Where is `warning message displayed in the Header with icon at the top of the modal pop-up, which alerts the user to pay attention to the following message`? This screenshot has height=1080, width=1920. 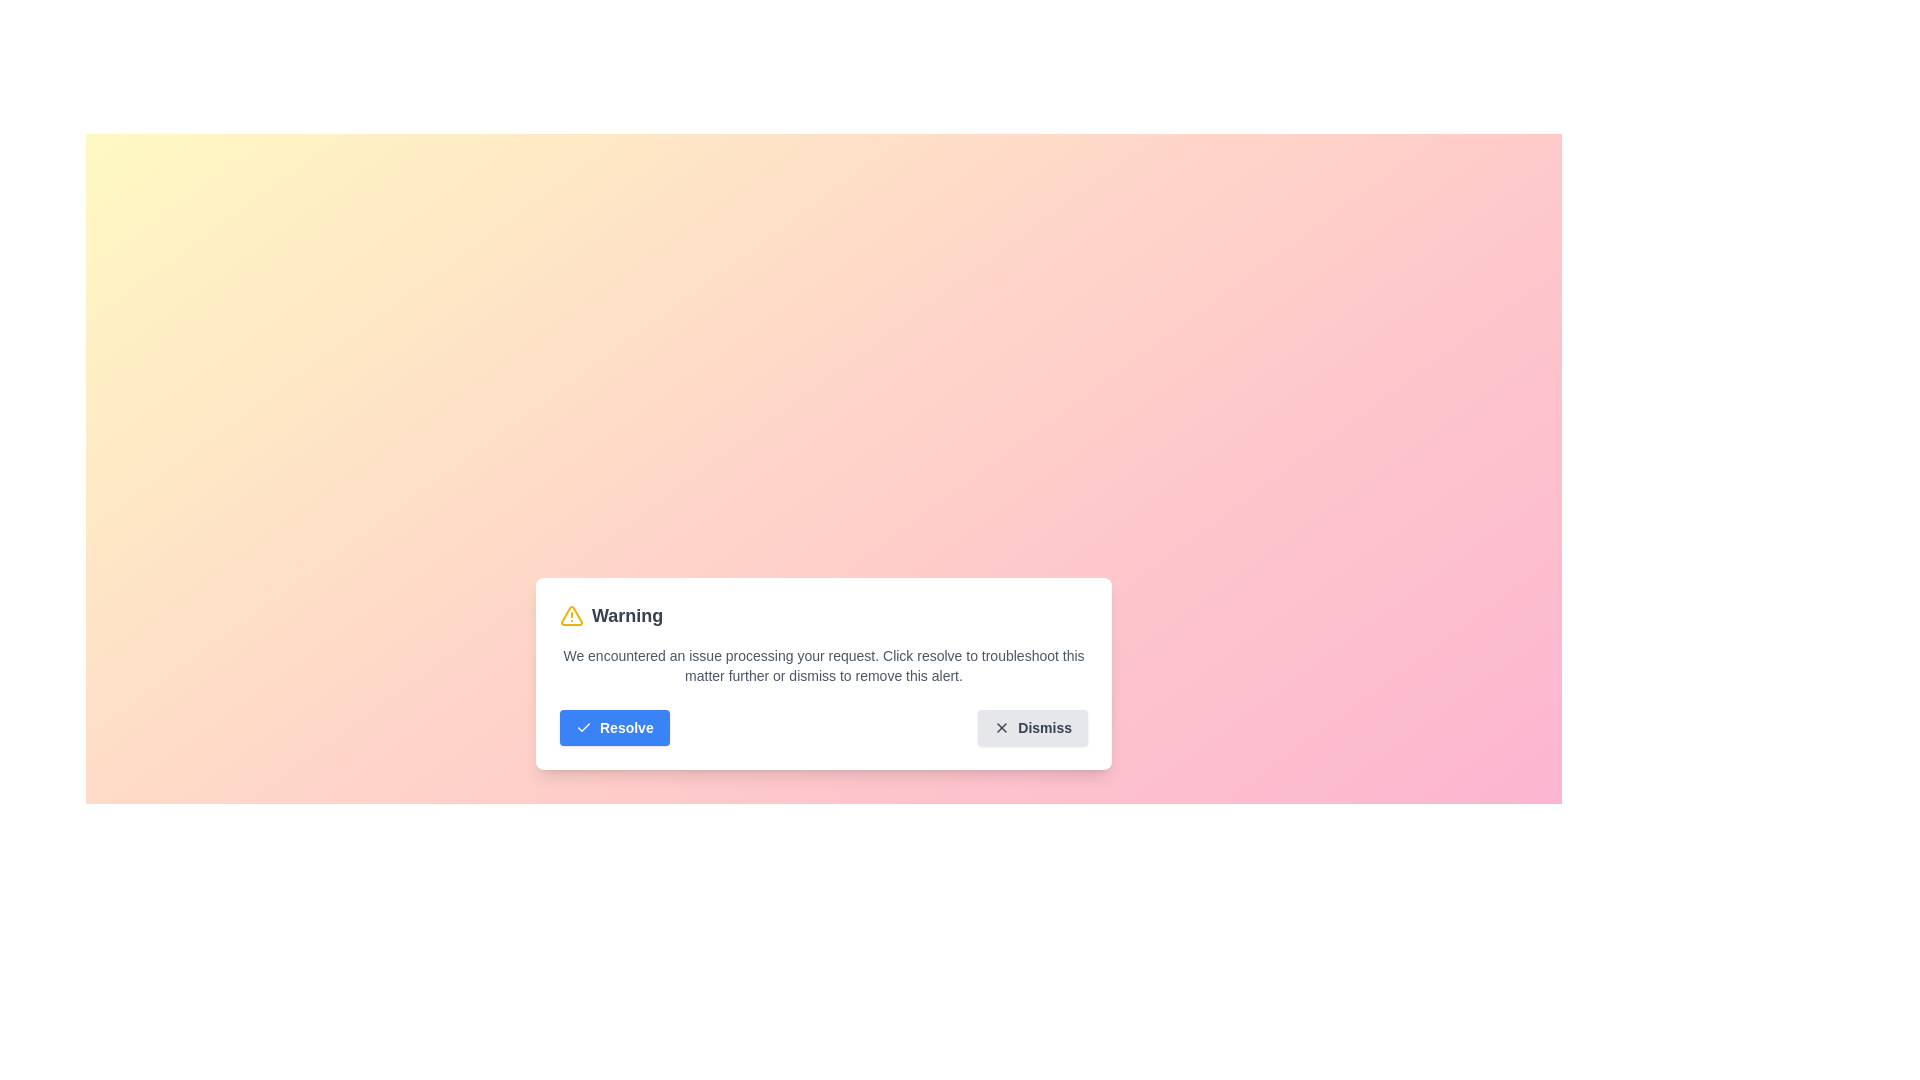 warning message displayed in the Header with icon at the top of the modal pop-up, which alerts the user to pay attention to the following message is located at coordinates (610, 615).